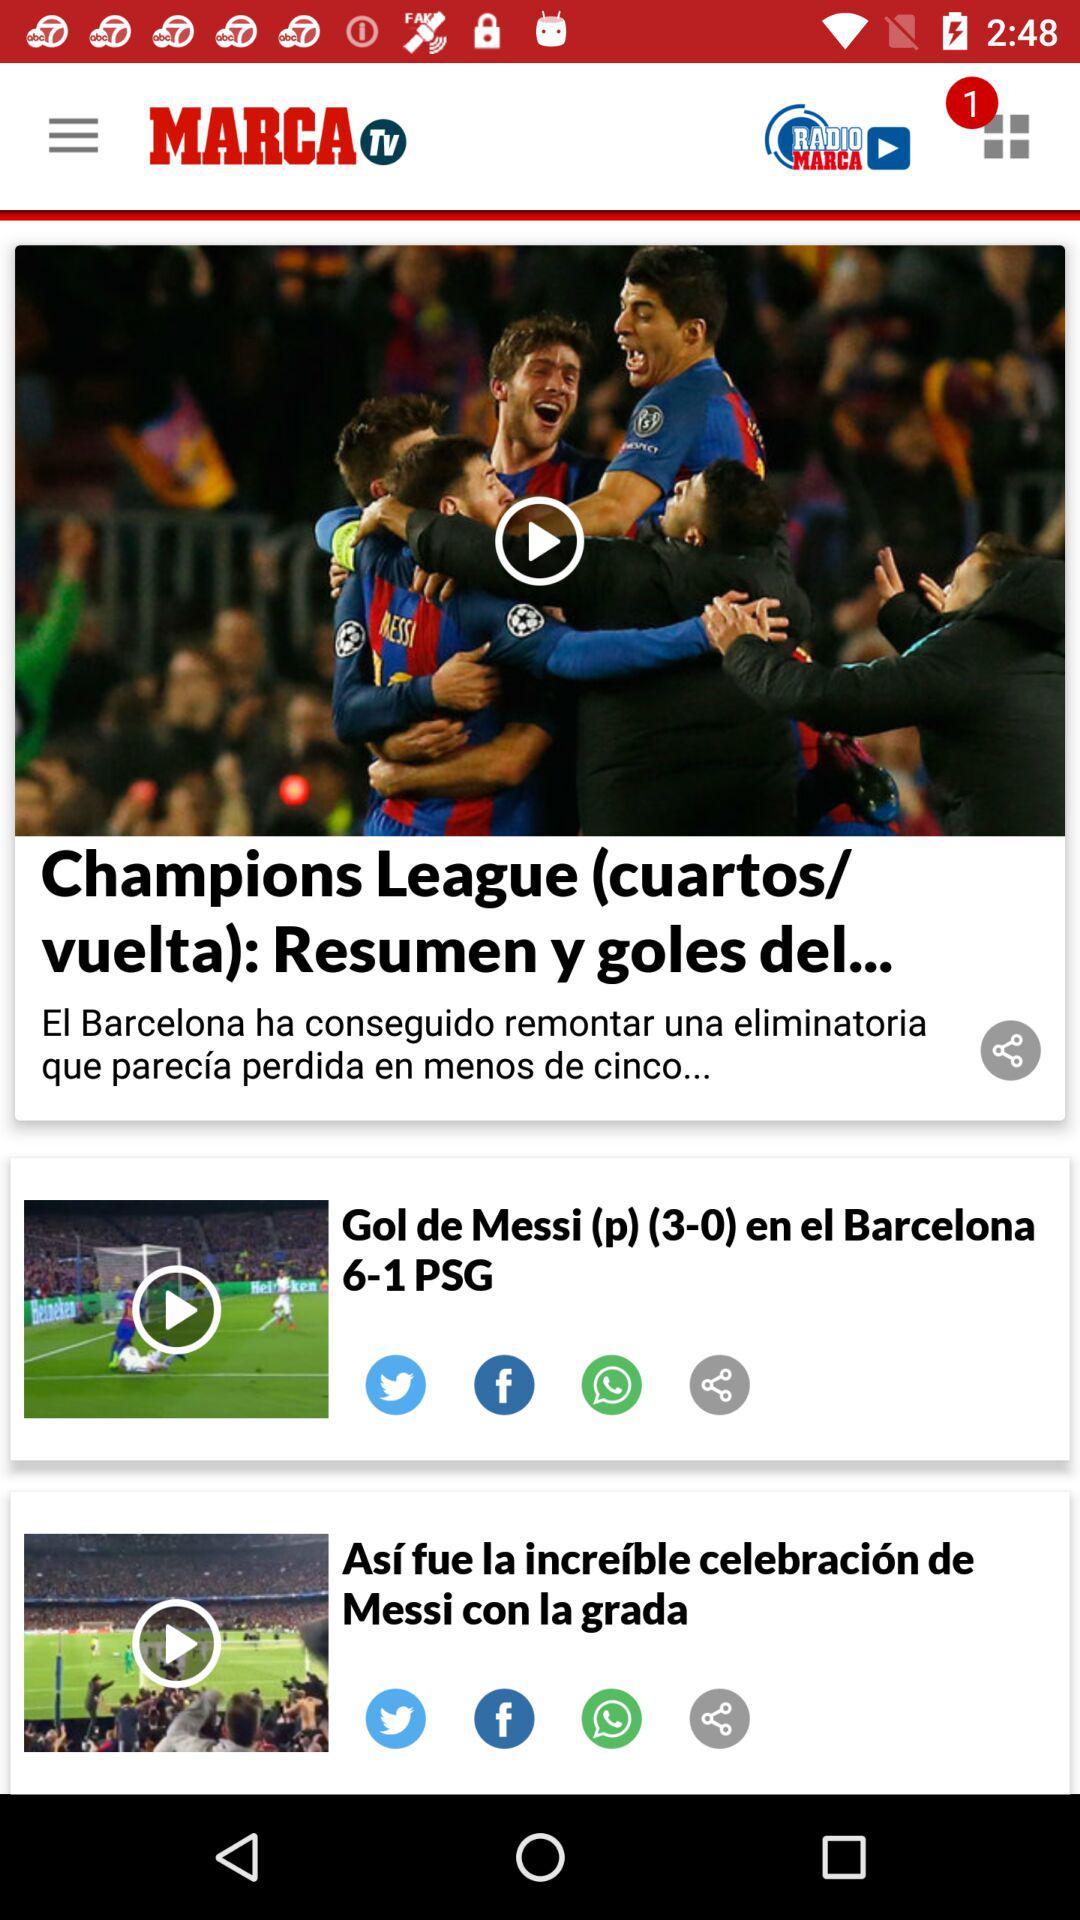  I want to click on the video, so click(175, 1309).